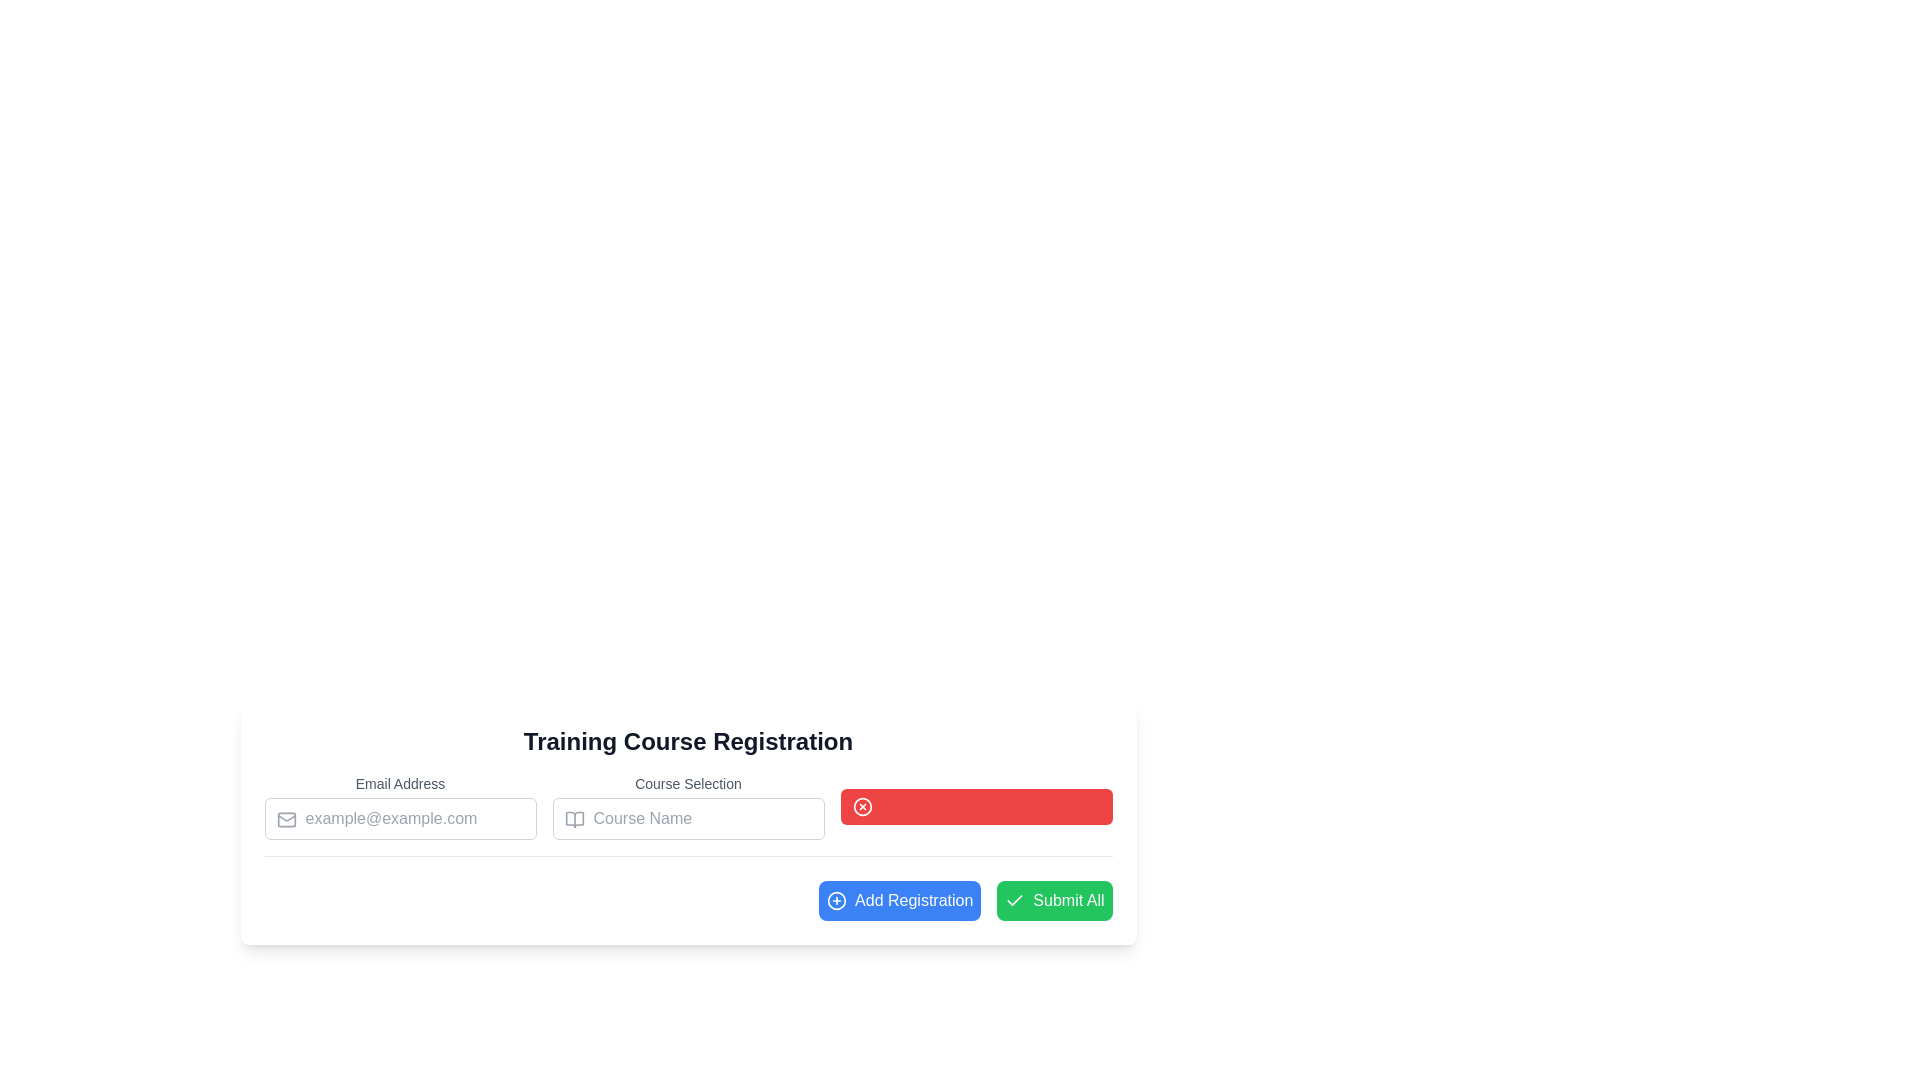 This screenshot has height=1080, width=1920. I want to click on the central circular part of the graphical icon located in the red button to the right of the 'Course Selection' field in the 'Training Course Registration' form, so click(862, 805).